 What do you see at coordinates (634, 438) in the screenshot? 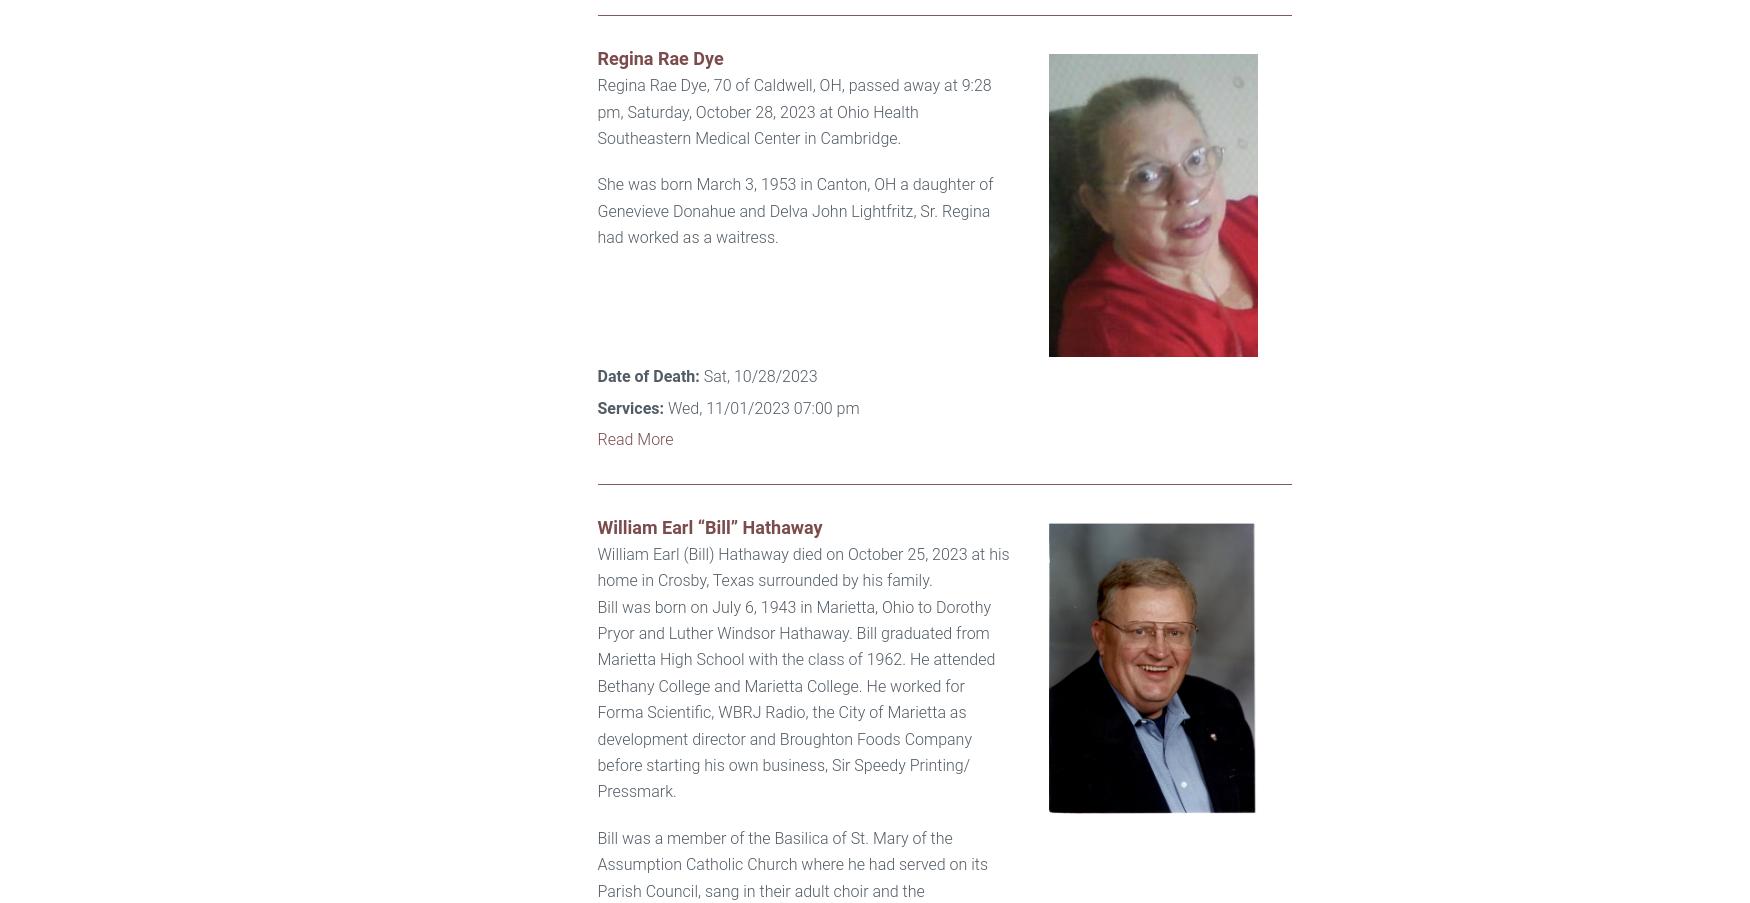
I see `'Read More'` at bounding box center [634, 438].